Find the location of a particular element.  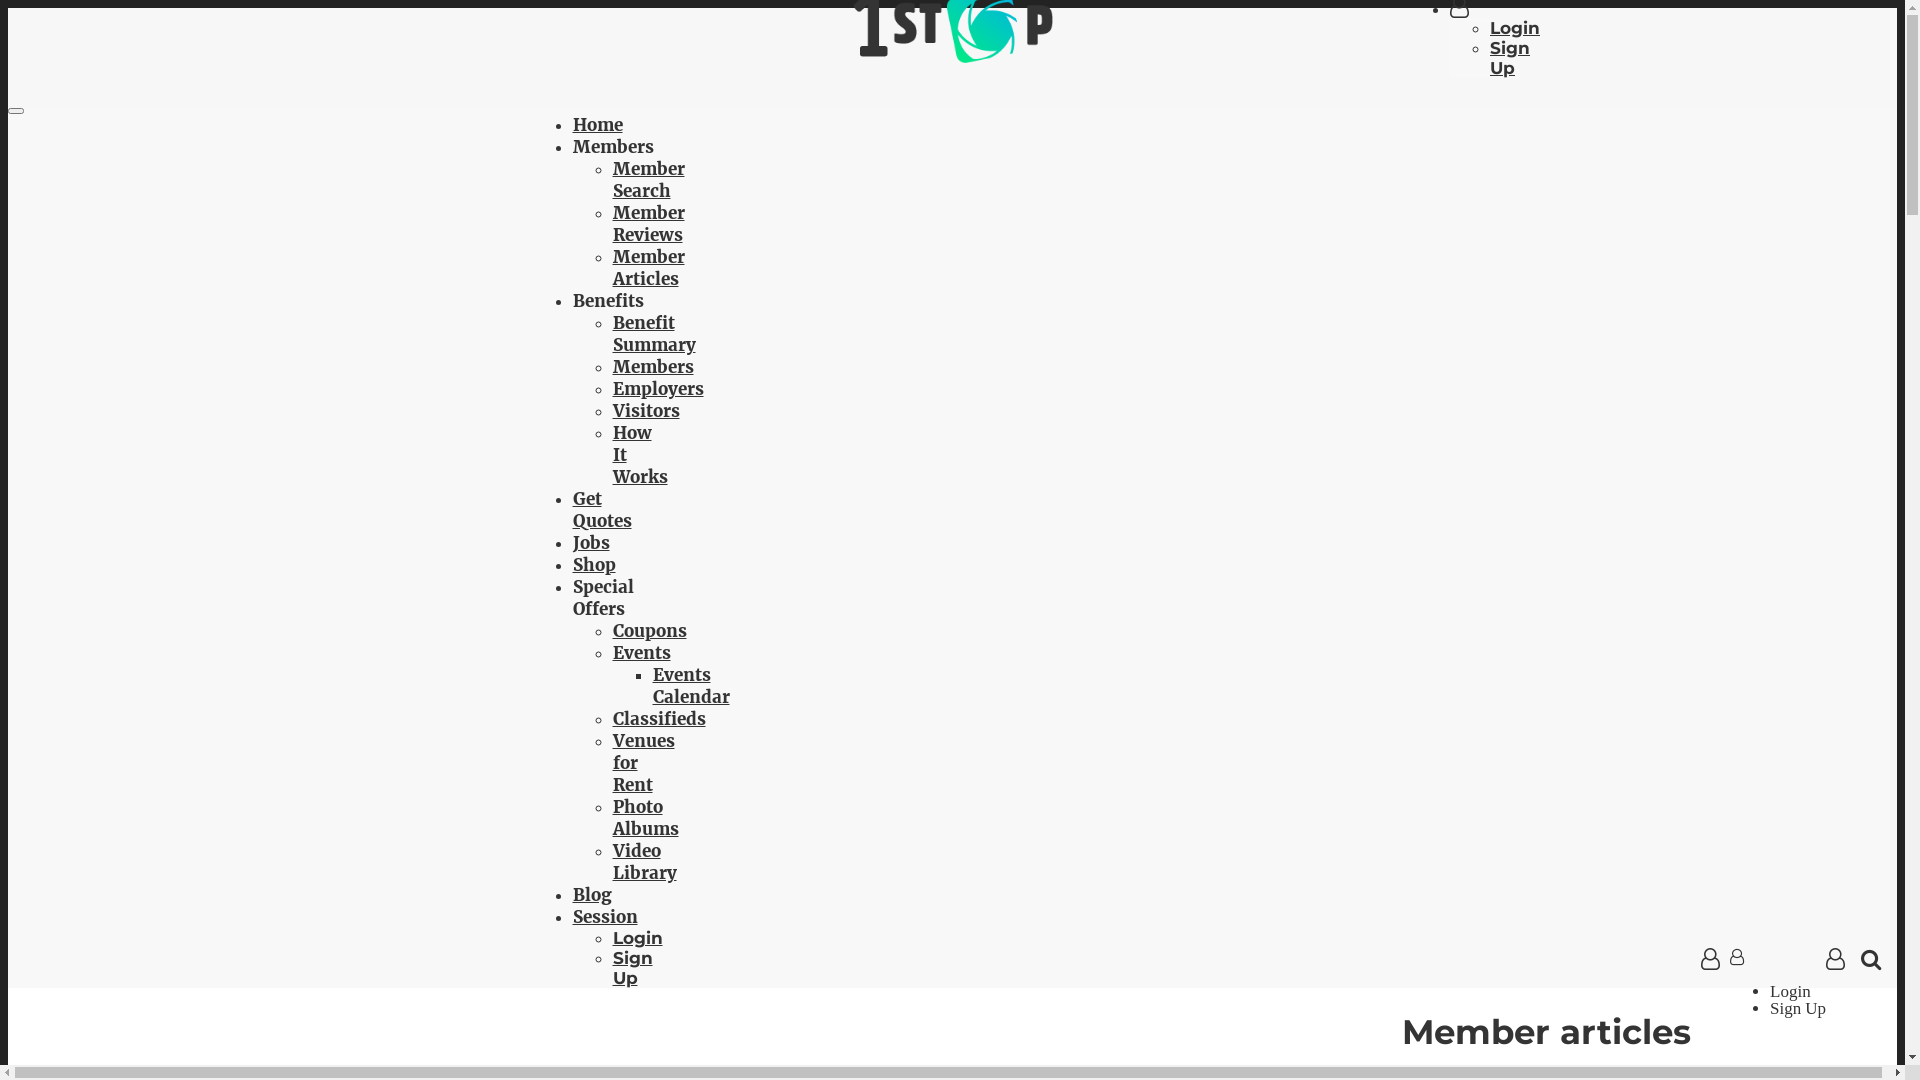

'Toggle navigation' is located at coordinates (15, 111).